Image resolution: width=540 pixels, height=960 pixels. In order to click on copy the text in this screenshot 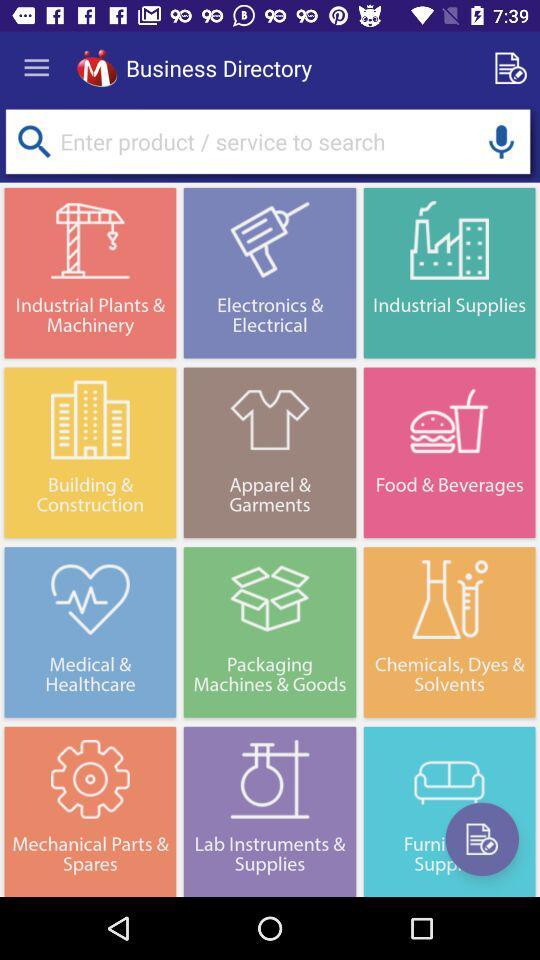, I will do `click(514, 68)`.